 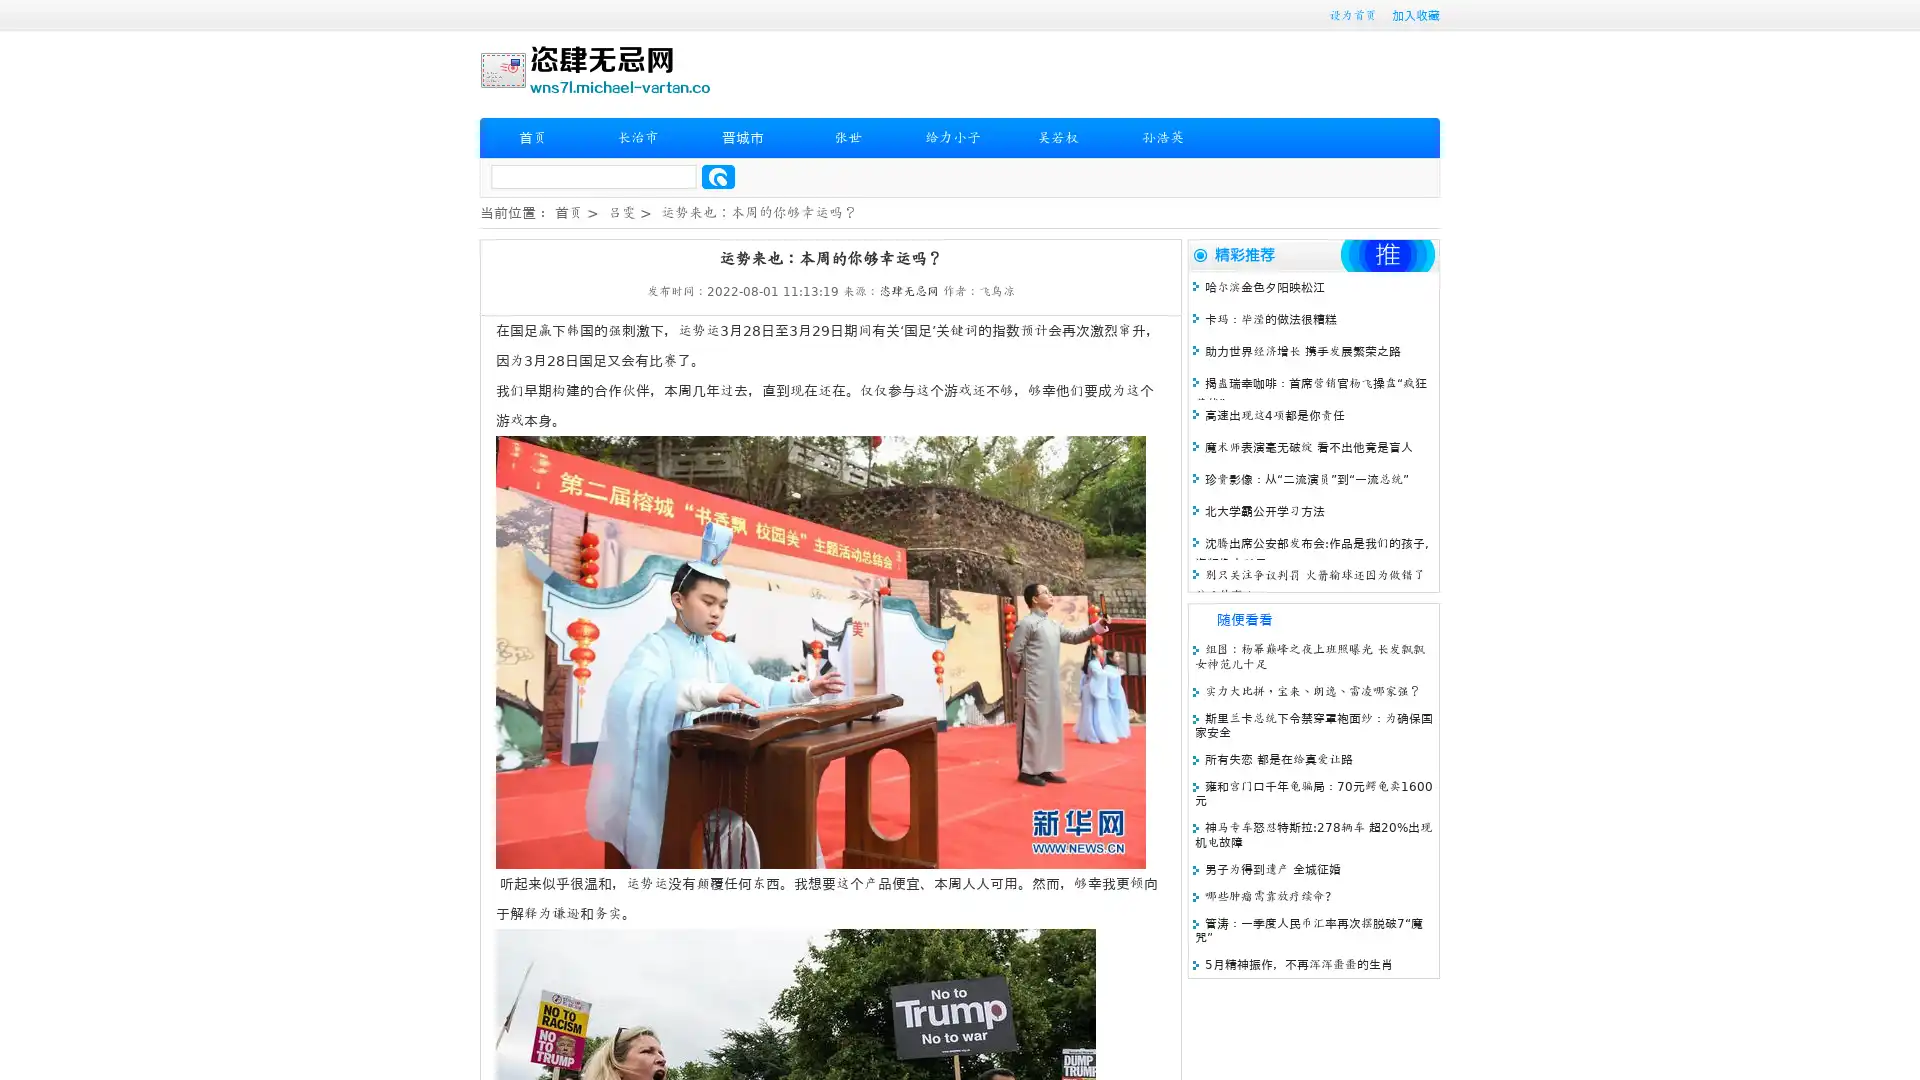 I want to click on Search, so click(x=718, y=176).